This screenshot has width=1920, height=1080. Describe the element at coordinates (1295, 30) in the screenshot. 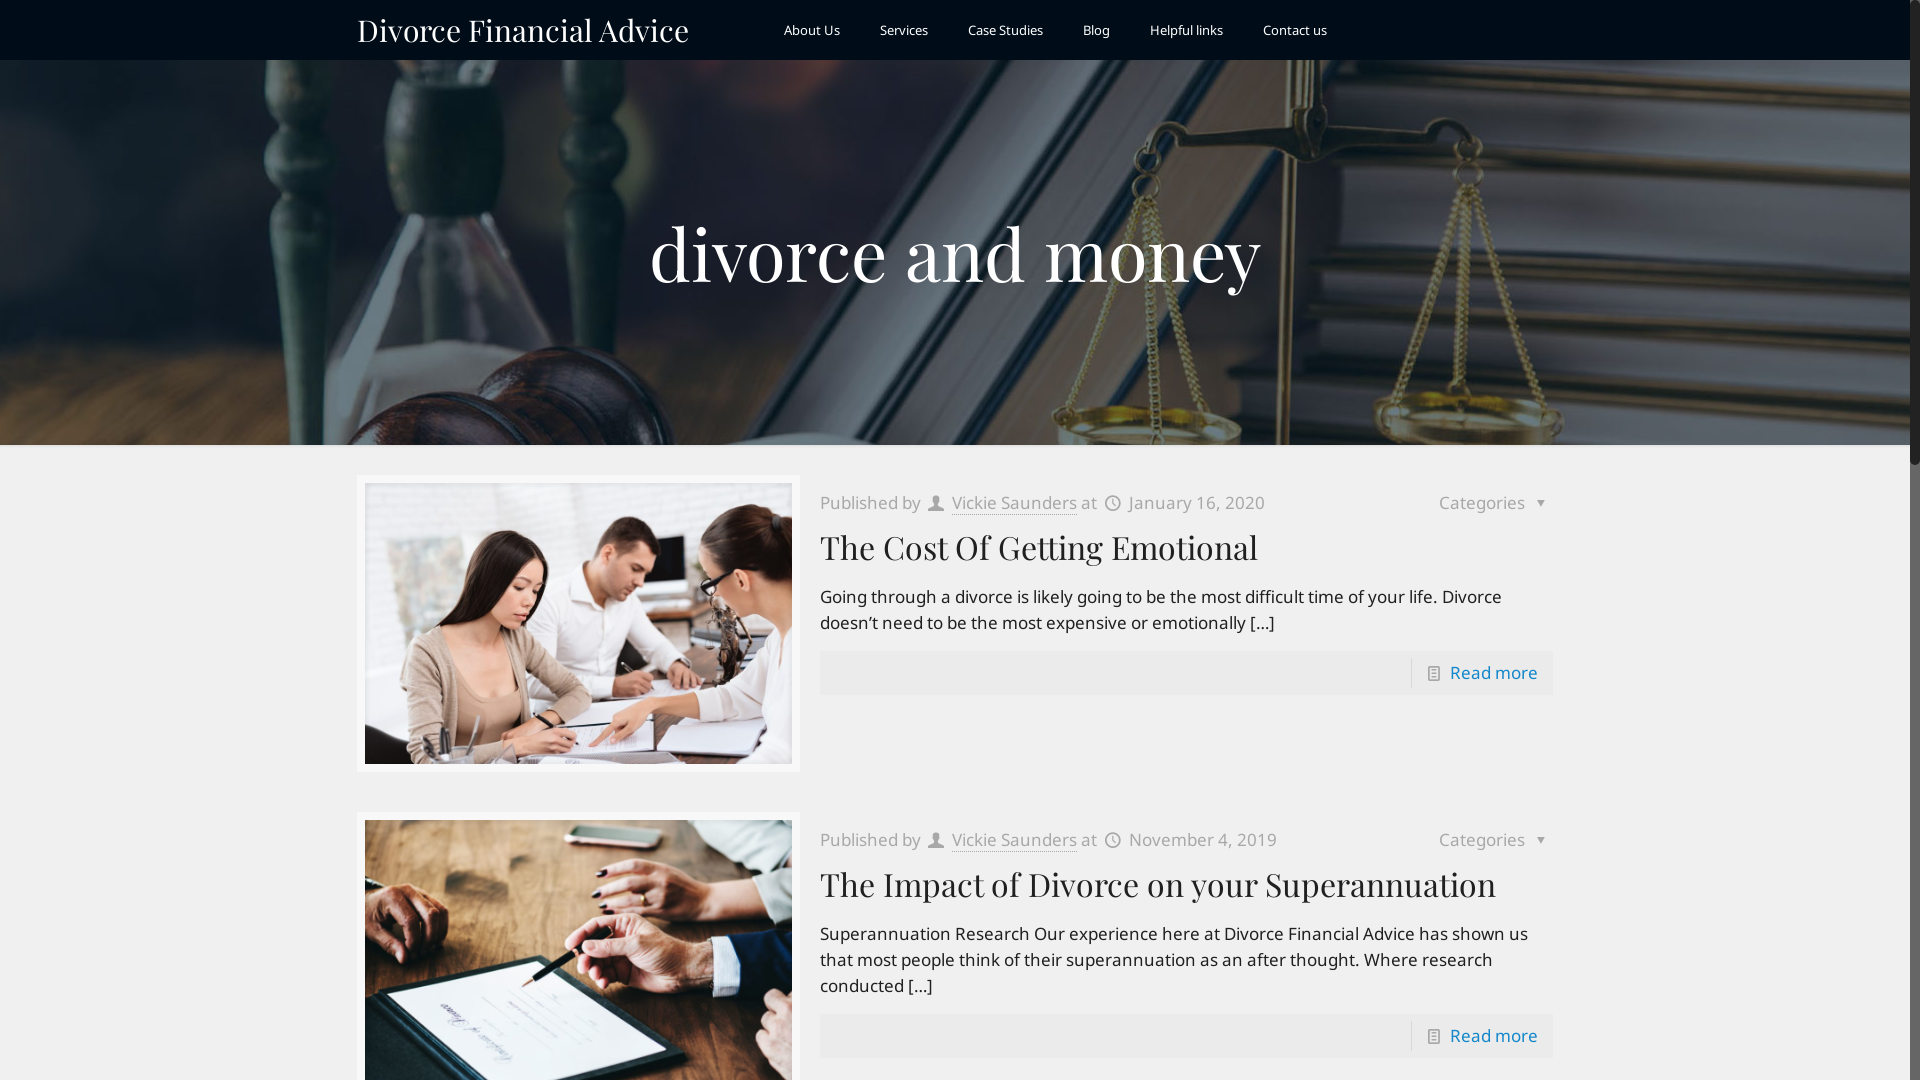

I see `'Contact us'` at that location.